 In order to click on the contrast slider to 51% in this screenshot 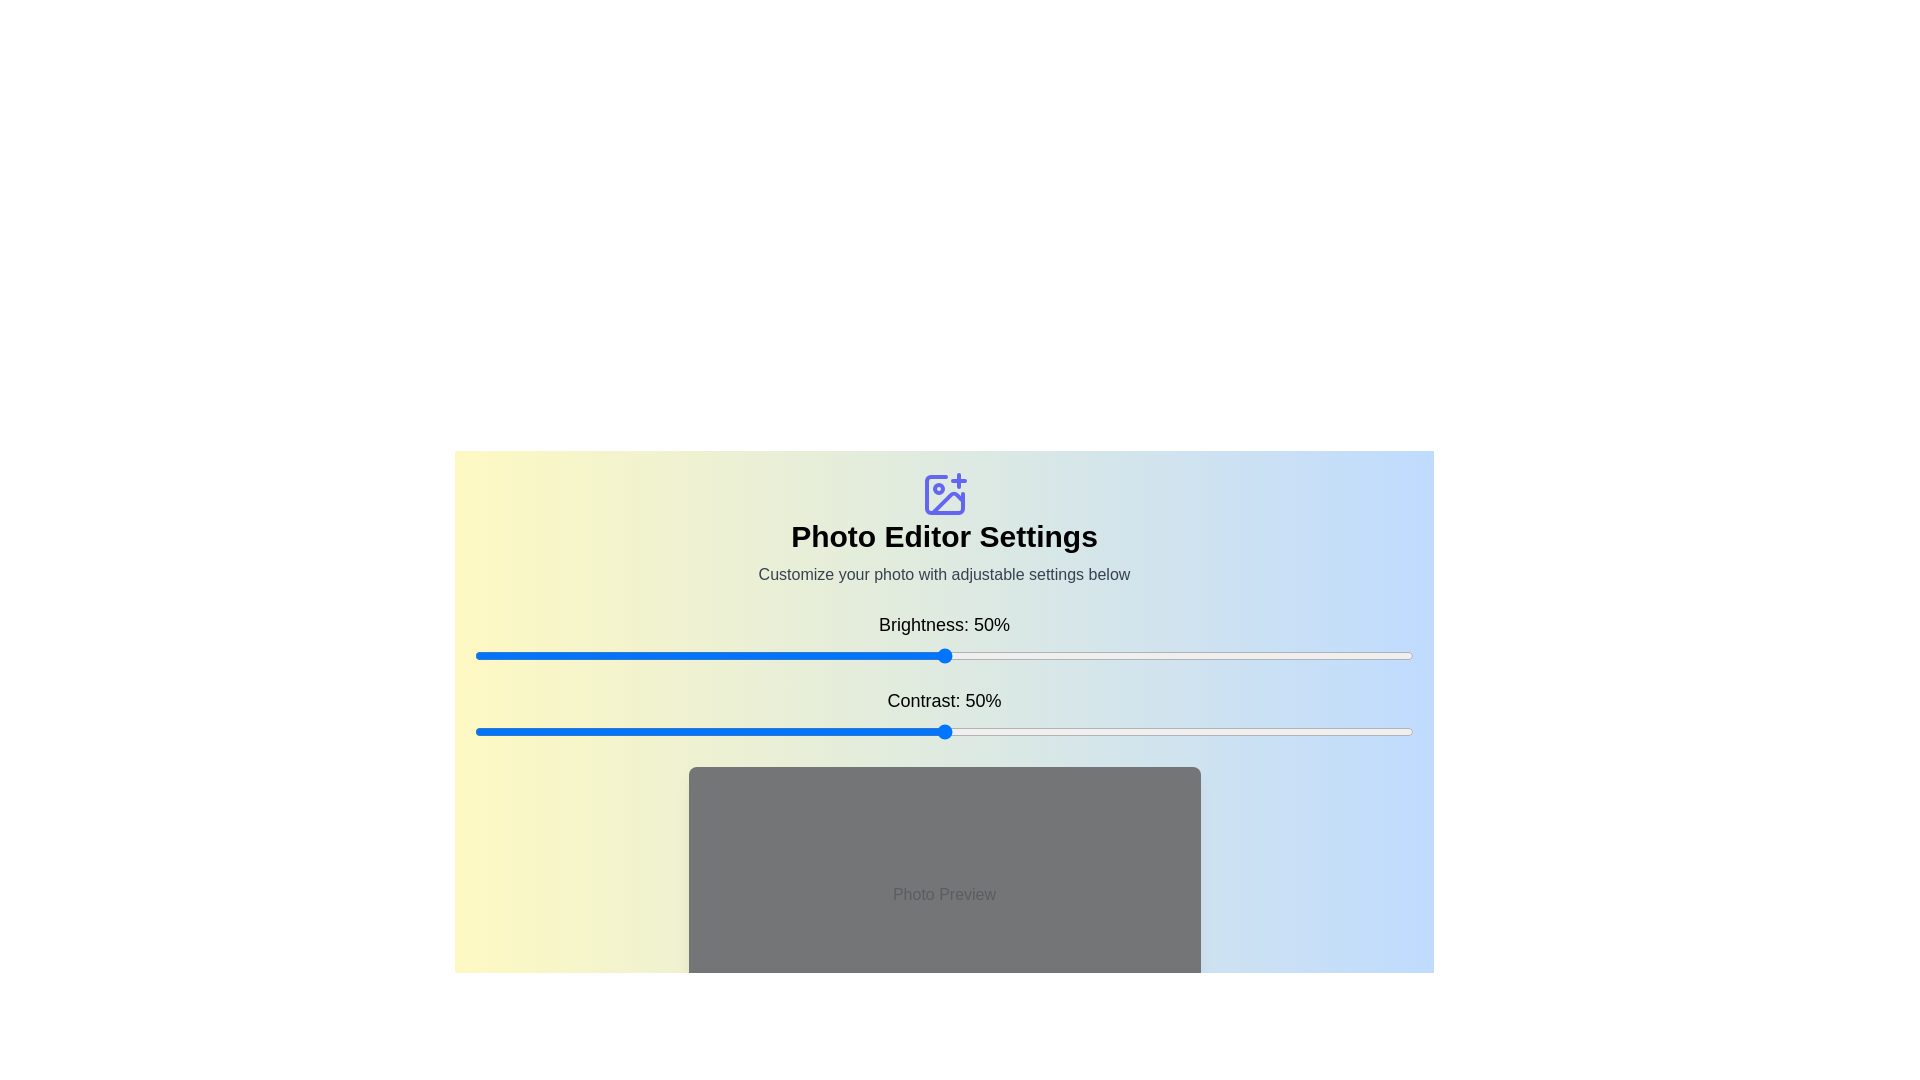, I will do `click(952, 732)`.